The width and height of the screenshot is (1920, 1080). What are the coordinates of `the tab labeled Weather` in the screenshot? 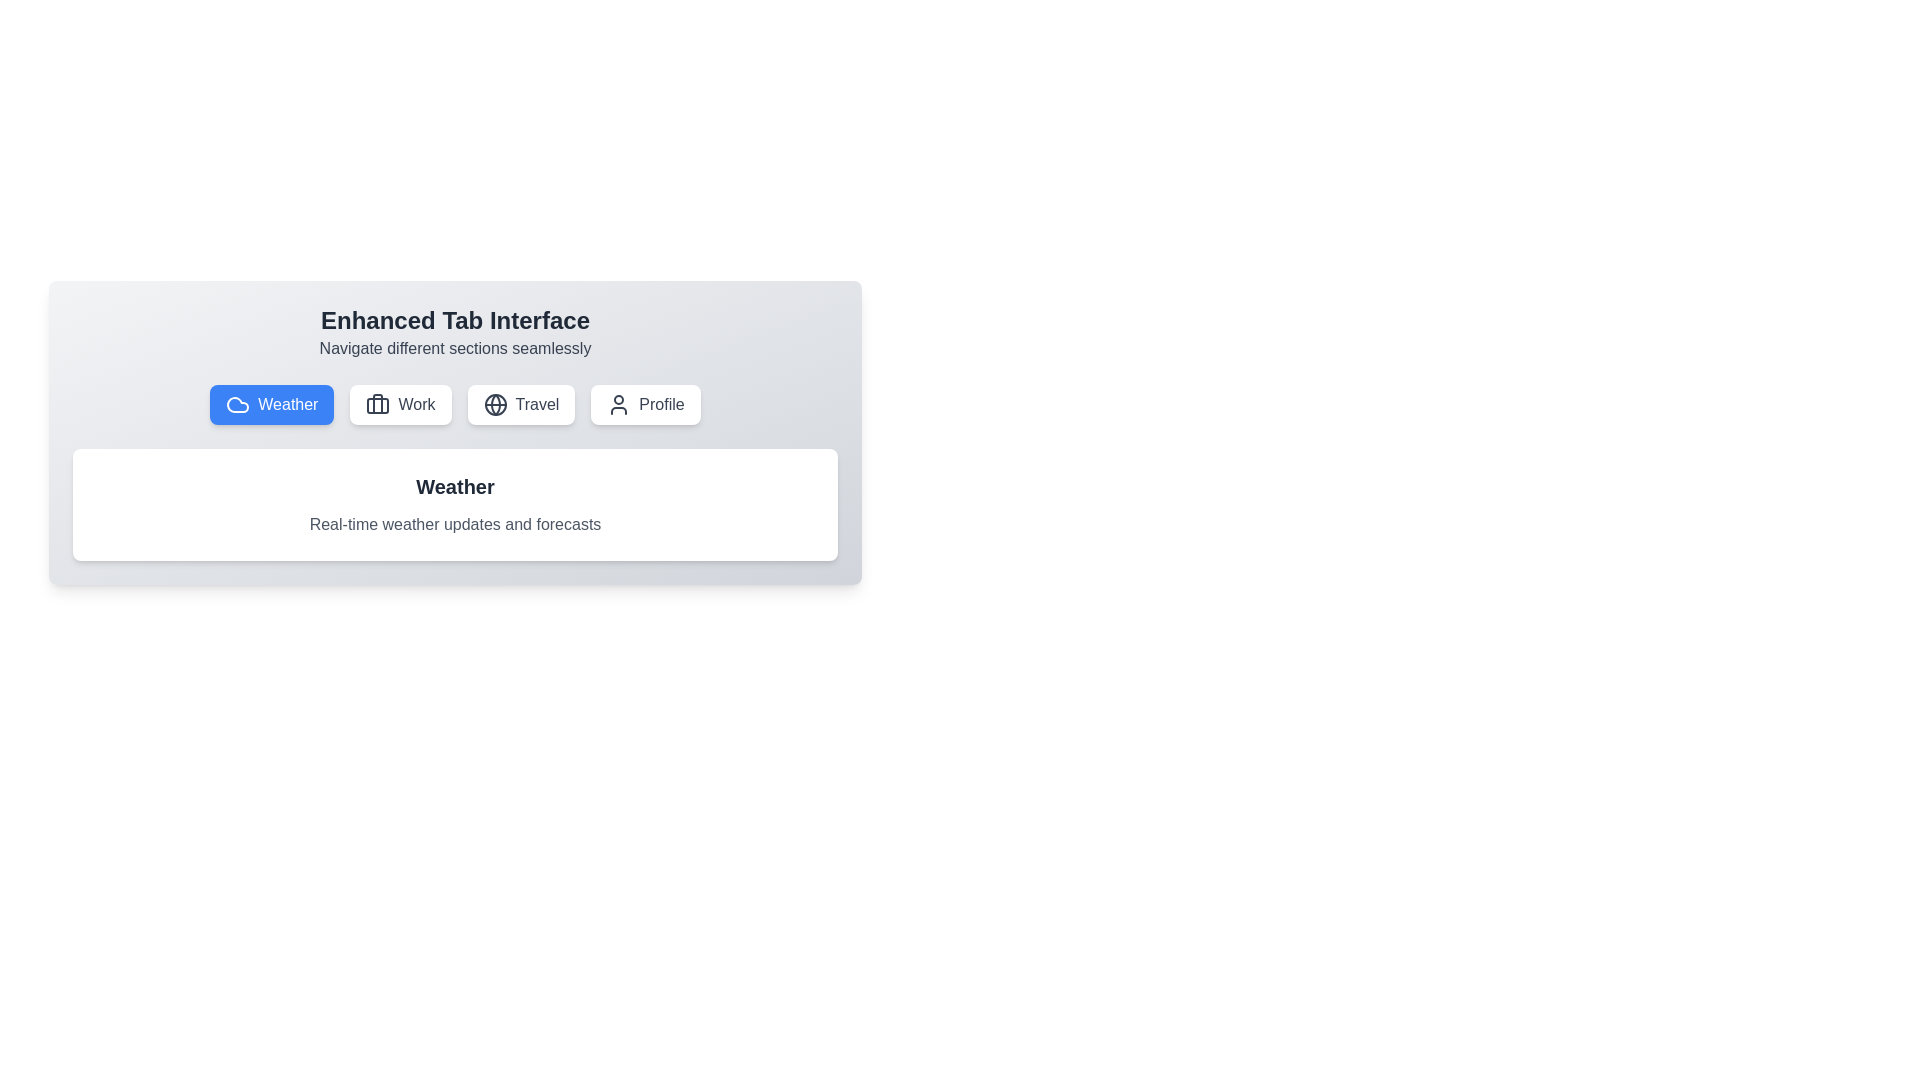 It's located at (271, 405).